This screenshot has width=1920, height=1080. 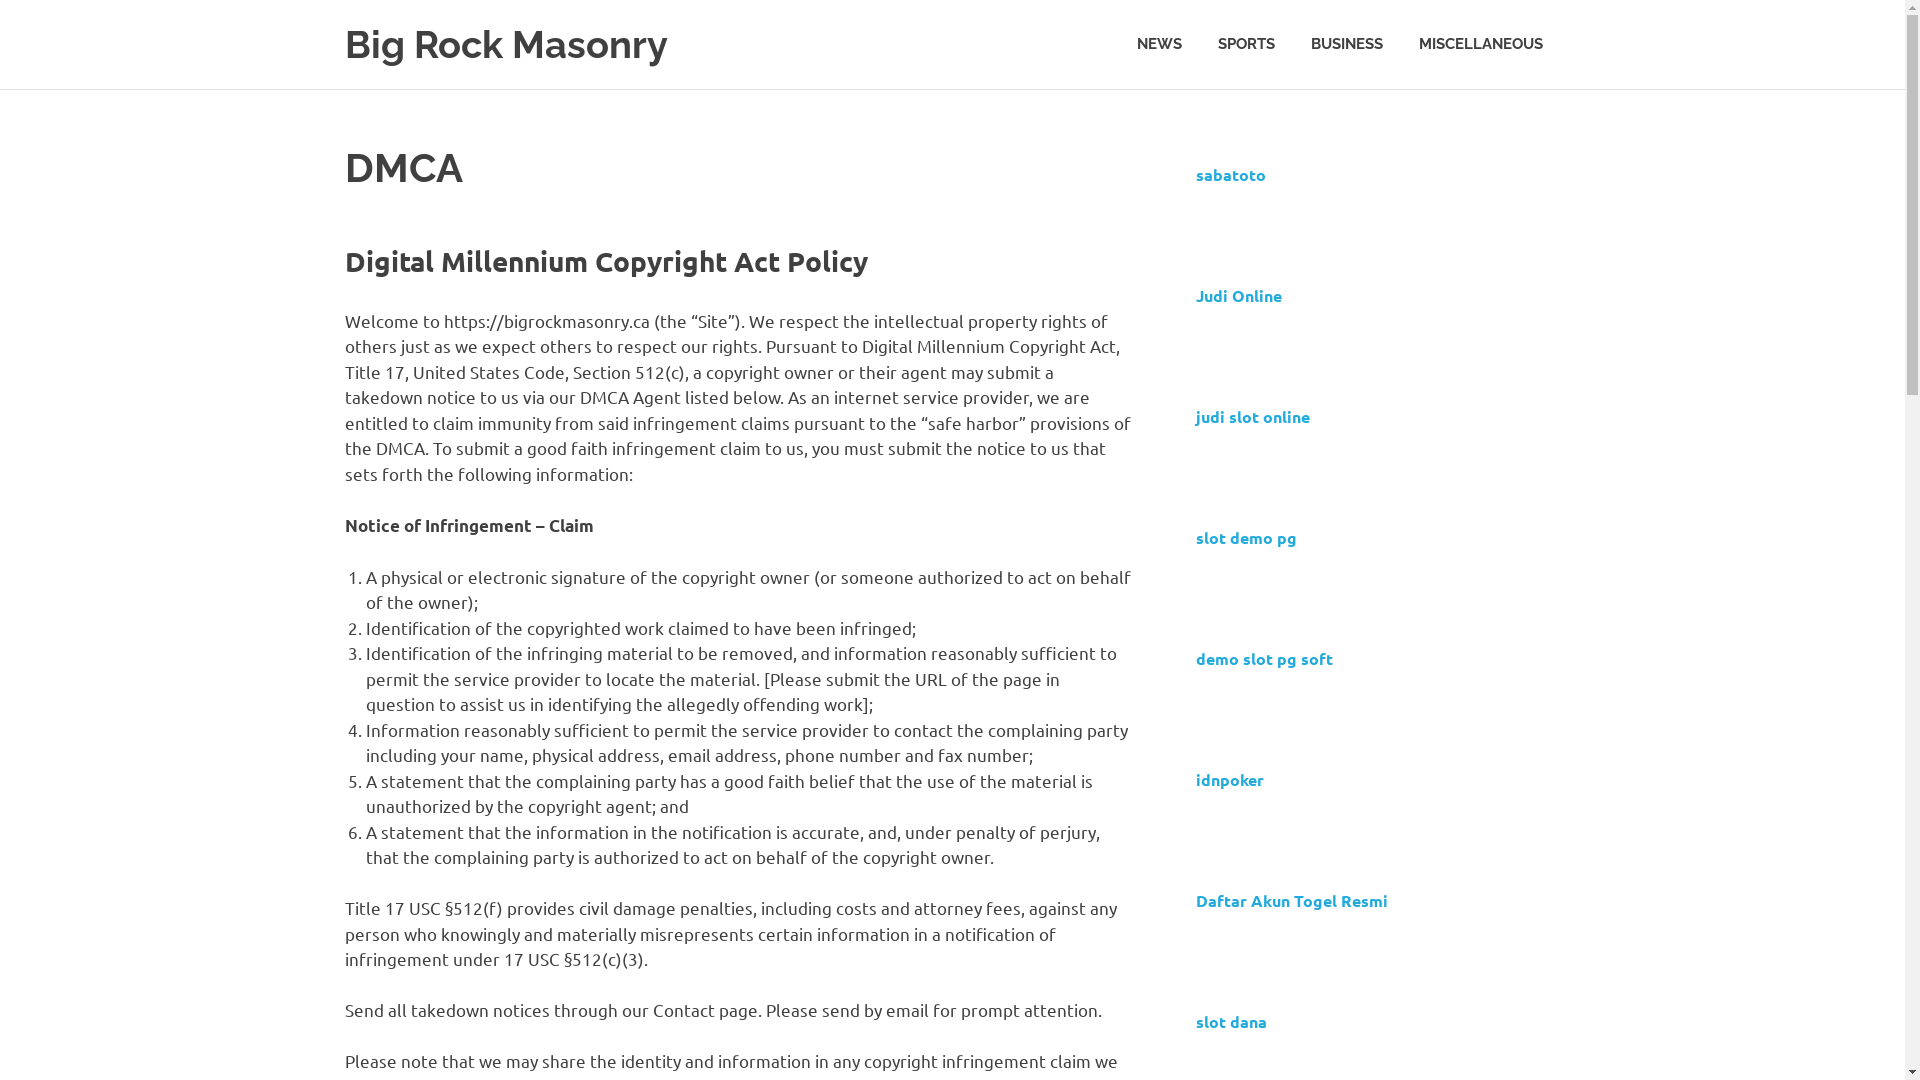 I want to click on 'SPORTS', so click(x=1245, y=44).